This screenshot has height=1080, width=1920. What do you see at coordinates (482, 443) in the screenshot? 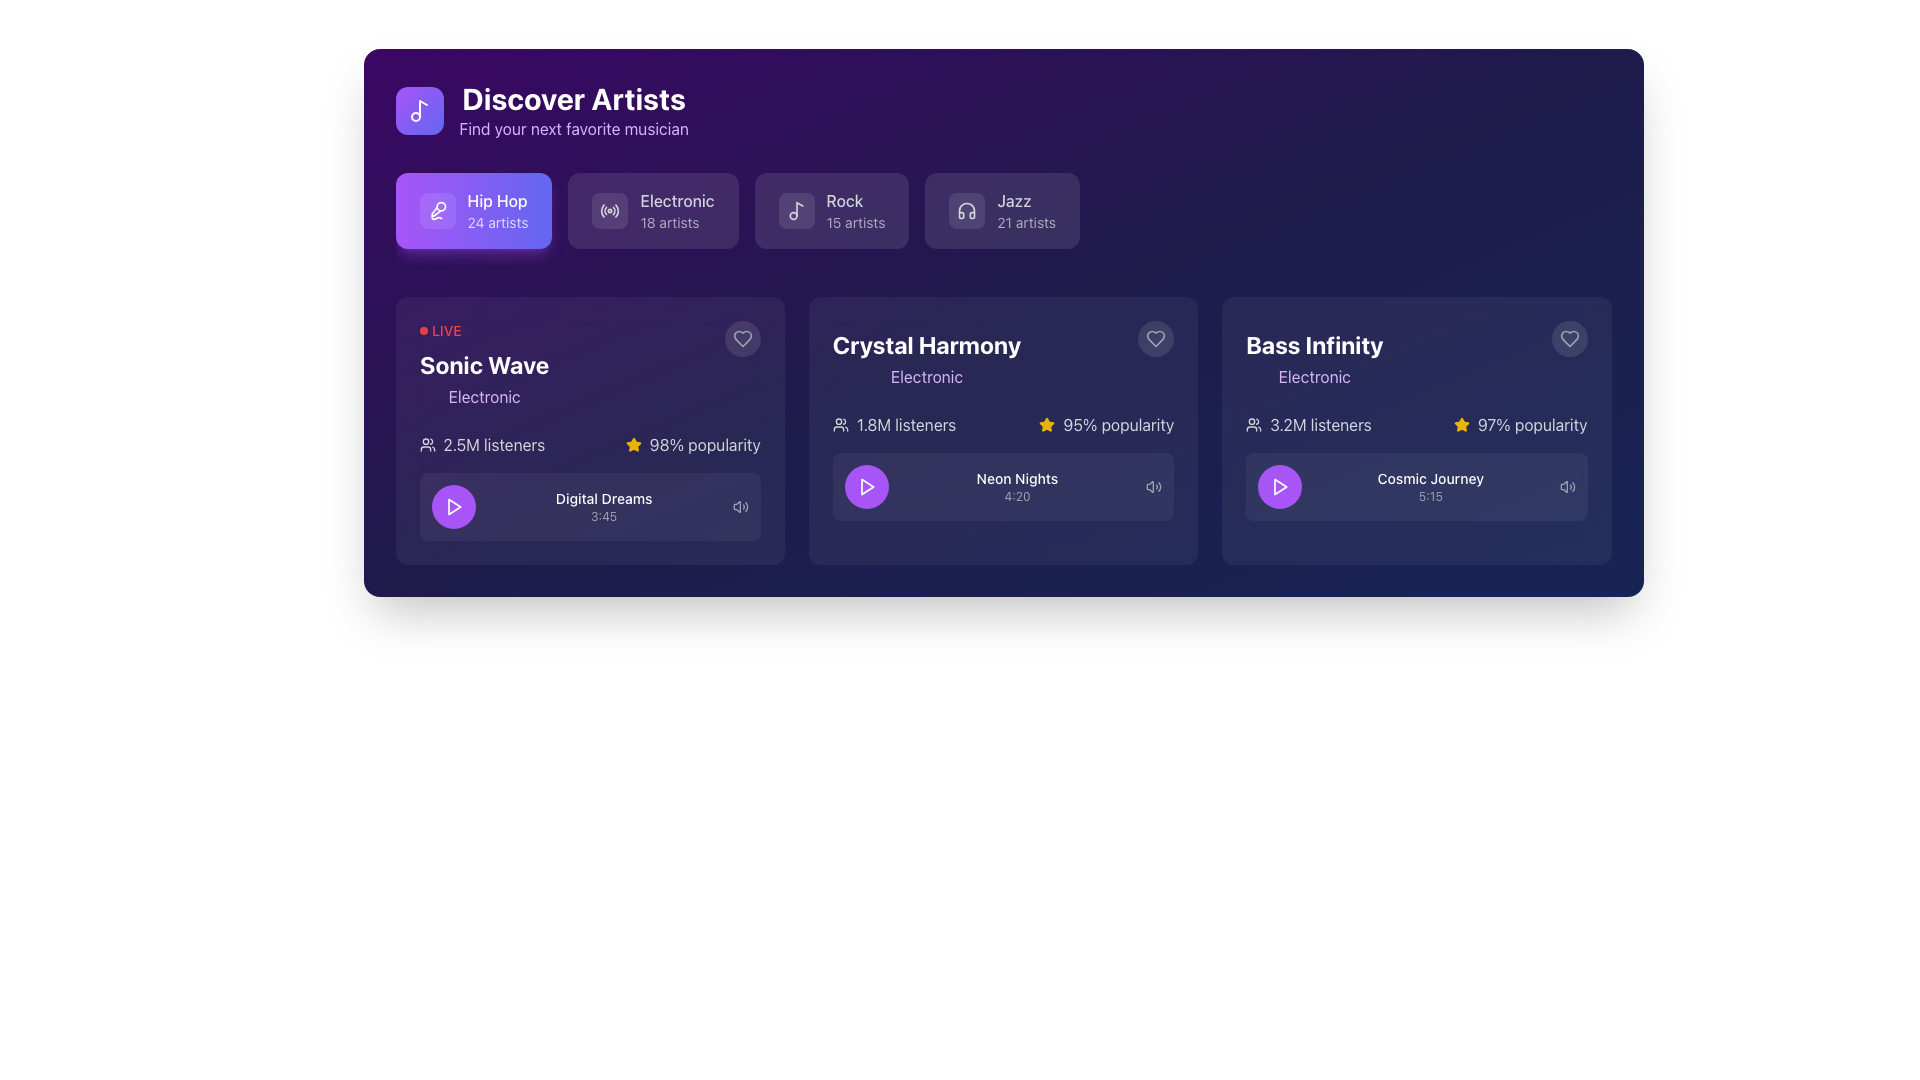
I see `informative label displaying '2.5M listeners' next to the icon of a group of people, located within the 'Sonic Wave' section` at bounding box center [482, 443].